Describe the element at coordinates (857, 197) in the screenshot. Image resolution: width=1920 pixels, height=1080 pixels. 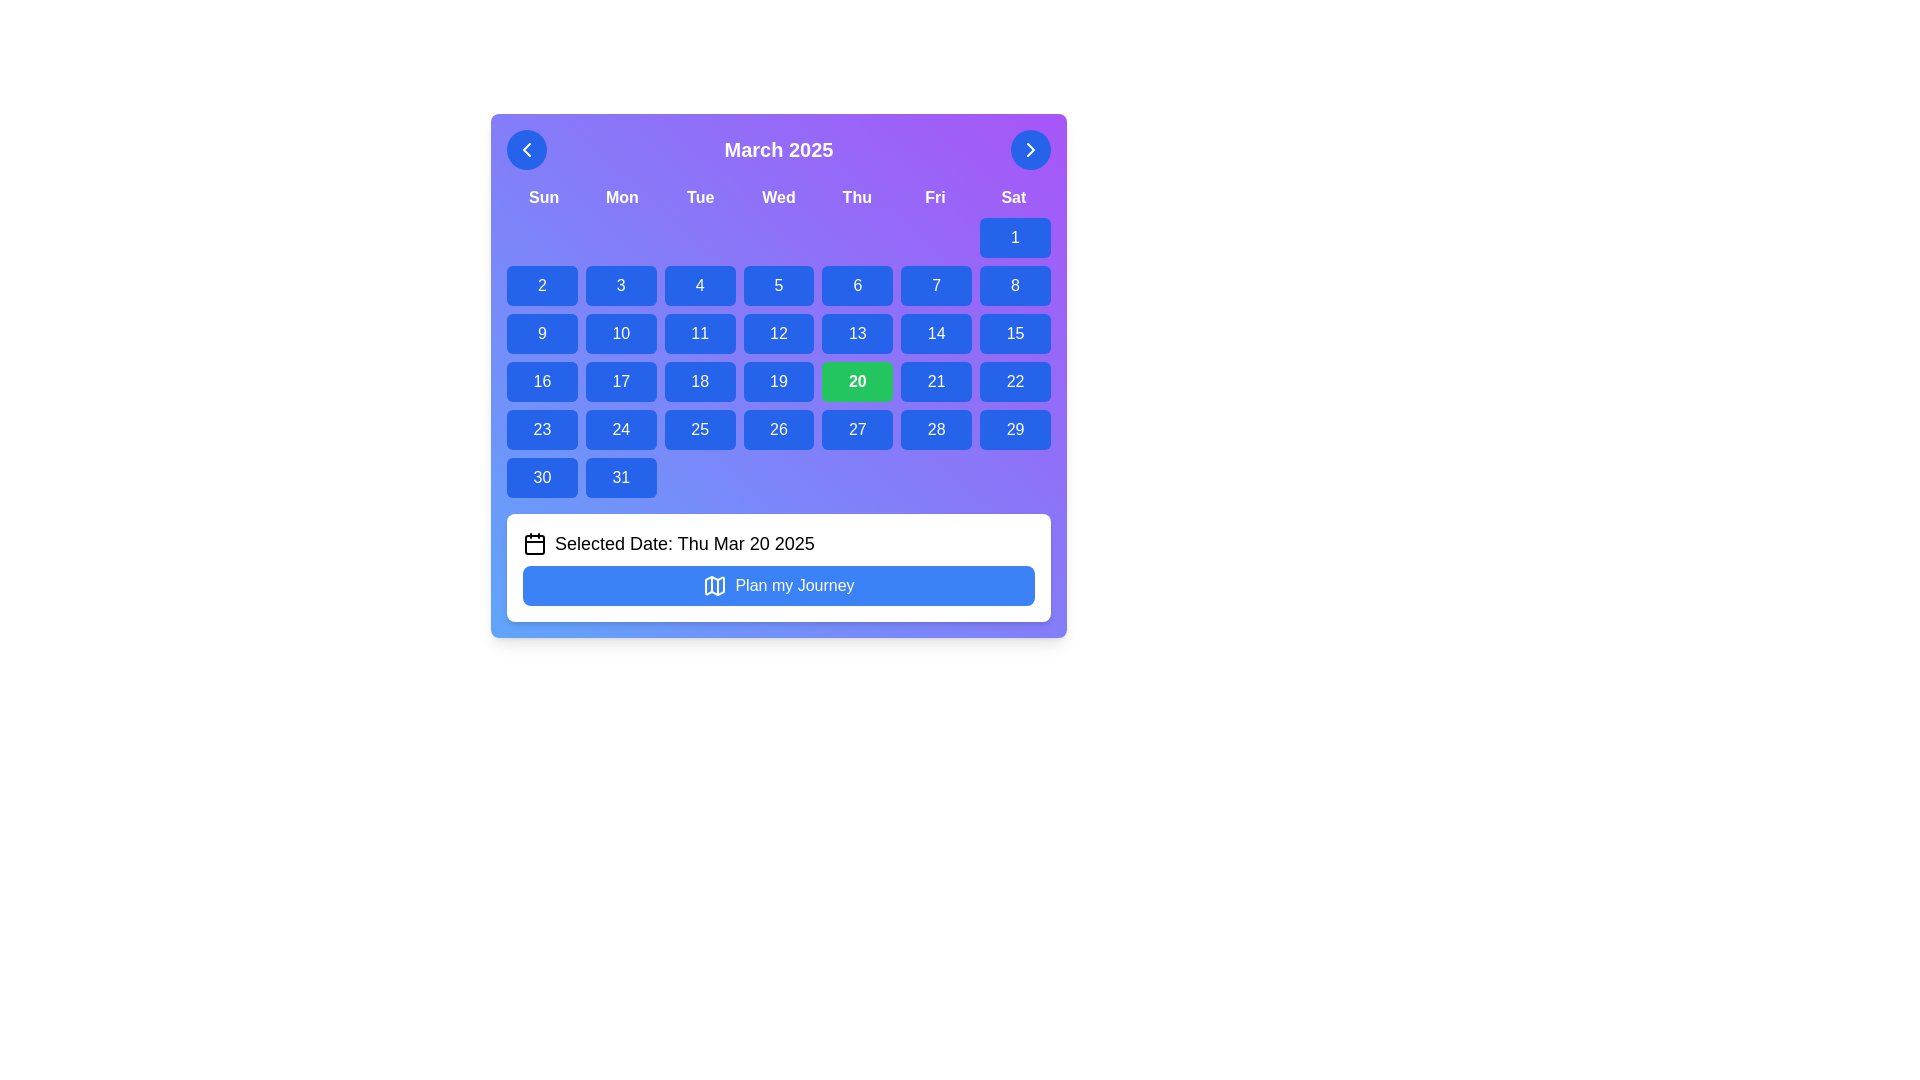
I see `contents of the text label displaying 'Thu', which is styled in white text against a purple background and is located near the top of the calendar interface` at that location.